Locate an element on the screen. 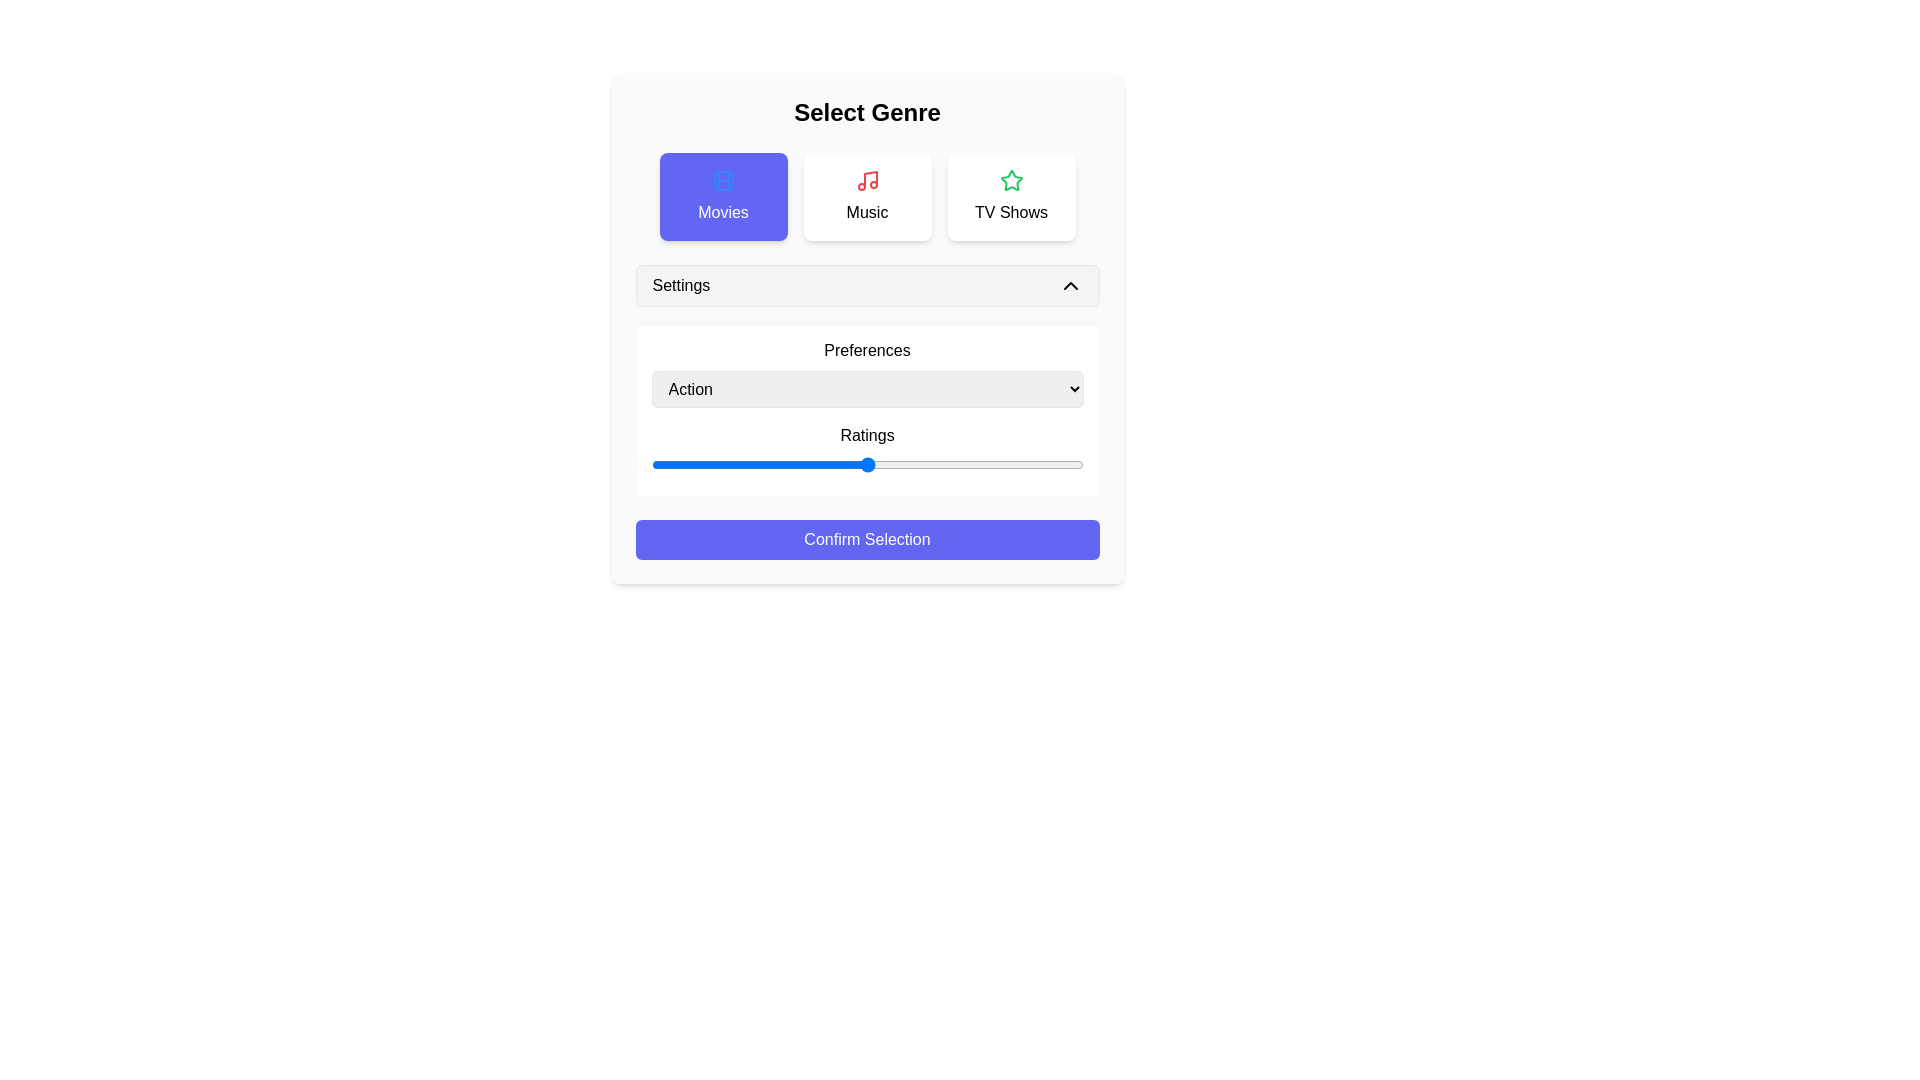 The image size is (1920, 1080). the rating is located at coordinates (736, 465).